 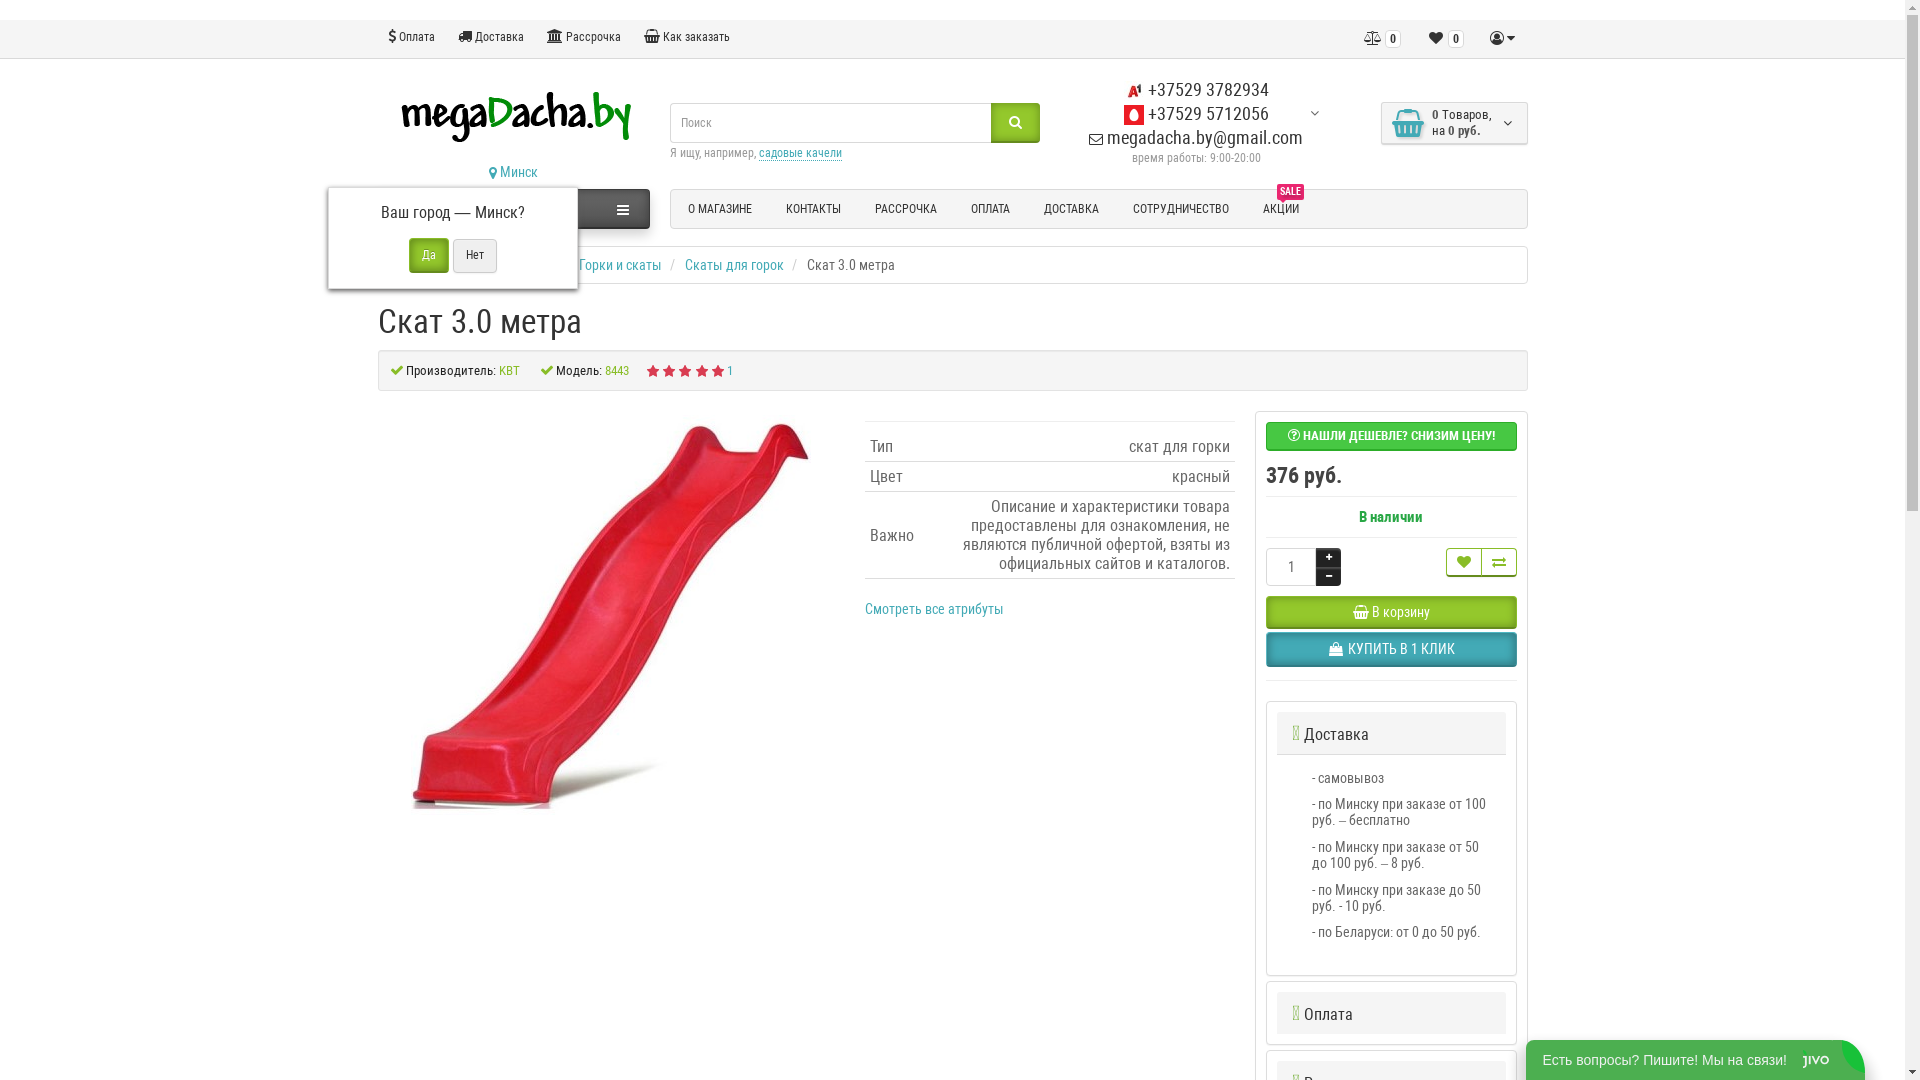 What do you see at coordinates (1196, 88) in the screenshot?
I see `'+37529 3782934'` at bounding box center [1196, 88].